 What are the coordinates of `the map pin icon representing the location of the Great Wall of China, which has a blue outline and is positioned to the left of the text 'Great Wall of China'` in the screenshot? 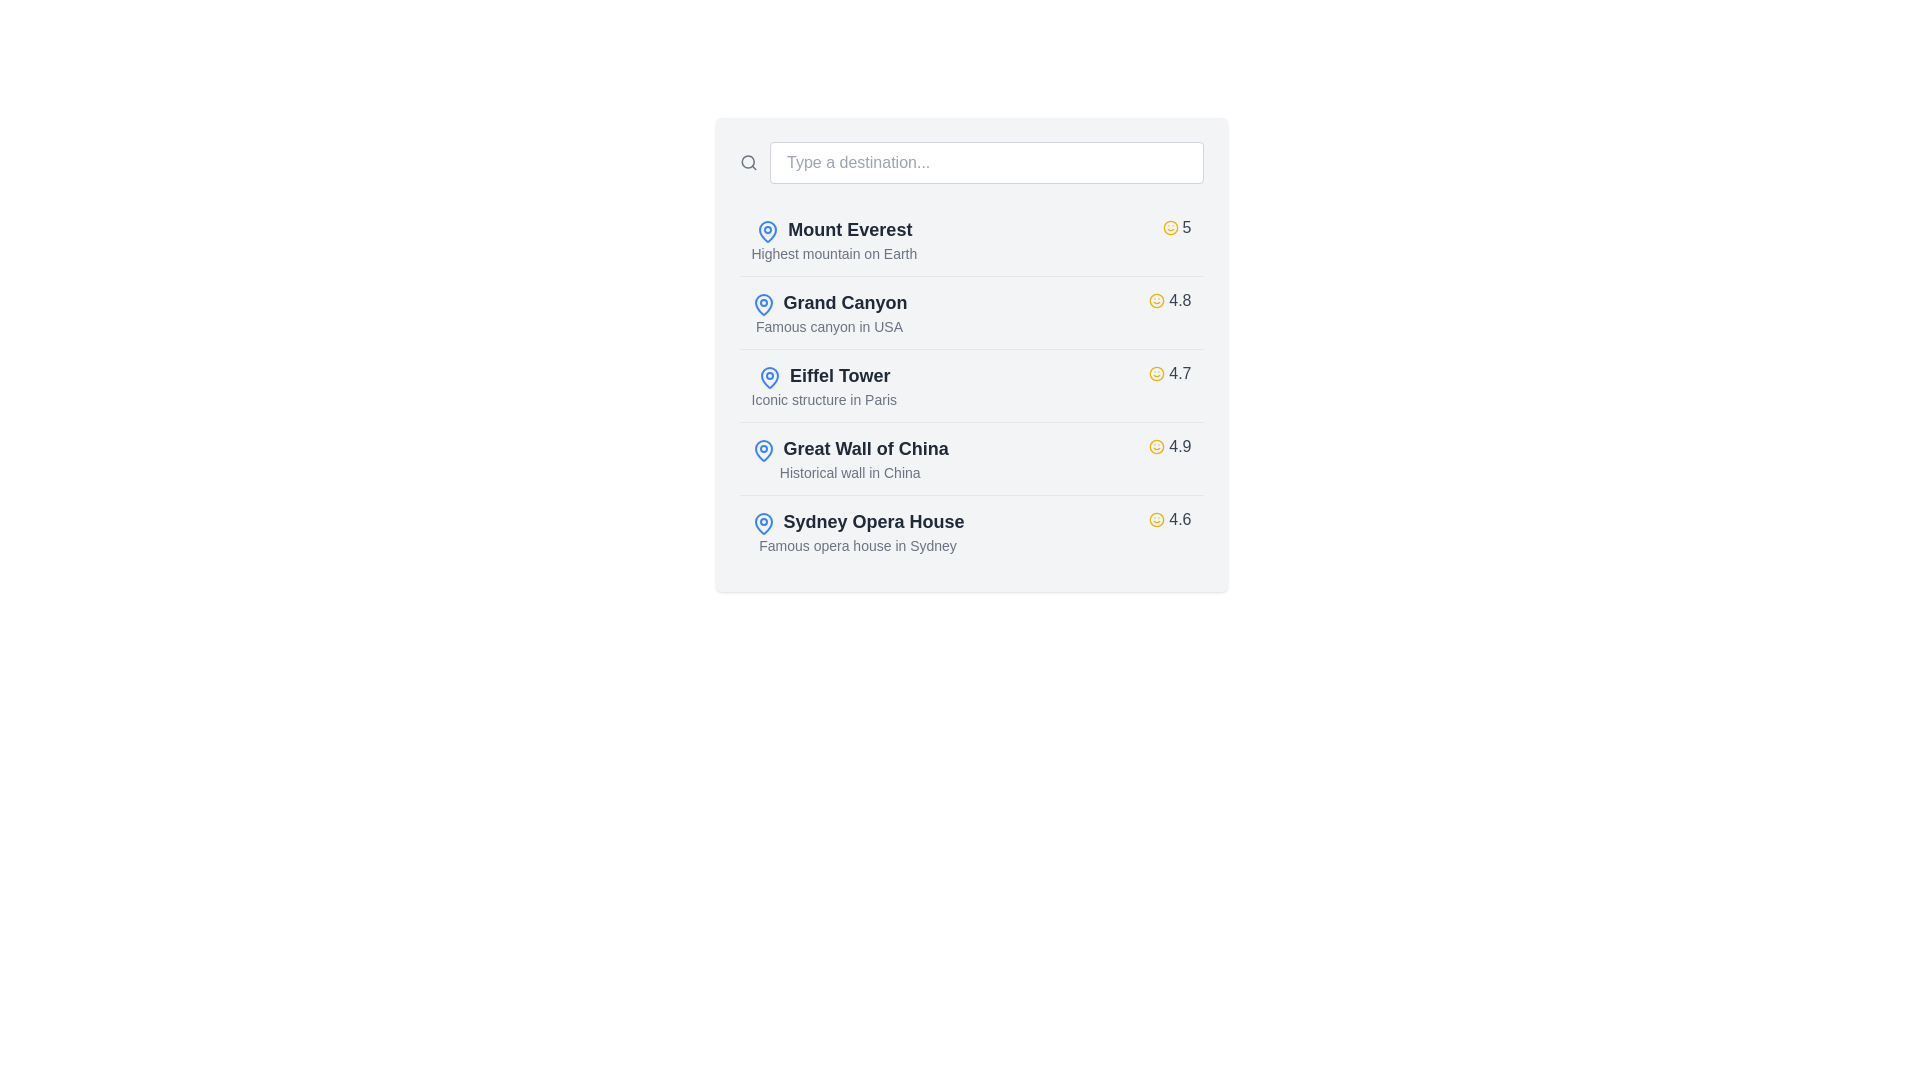 It's located at (762, 450).